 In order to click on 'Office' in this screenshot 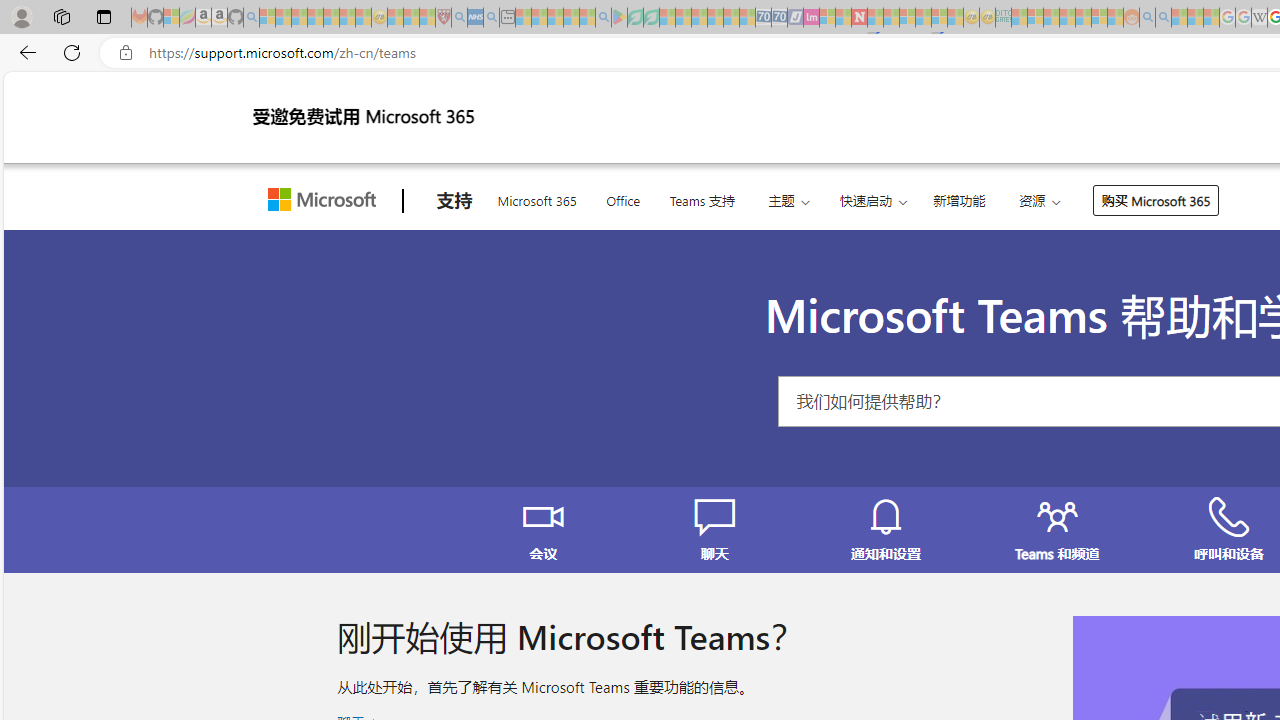, I will do `click(622, 198)`.